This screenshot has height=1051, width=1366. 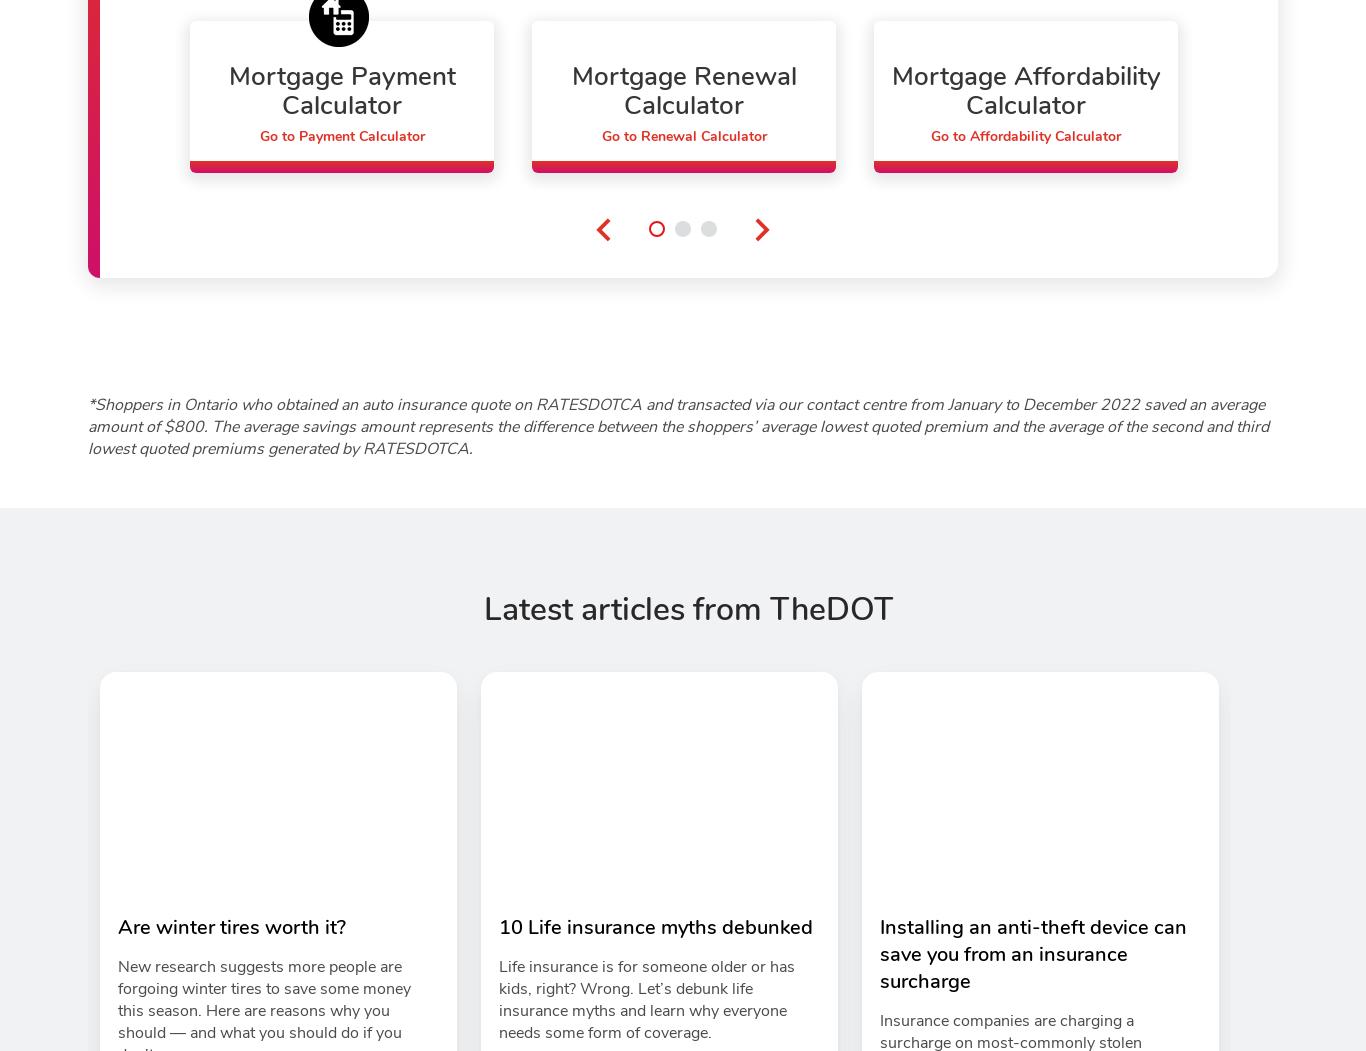 What do you see at coordinates (654, 926) in the screenshot?
I see `'10 Life insurance myths debunked'` at bounding box center [654, 926].